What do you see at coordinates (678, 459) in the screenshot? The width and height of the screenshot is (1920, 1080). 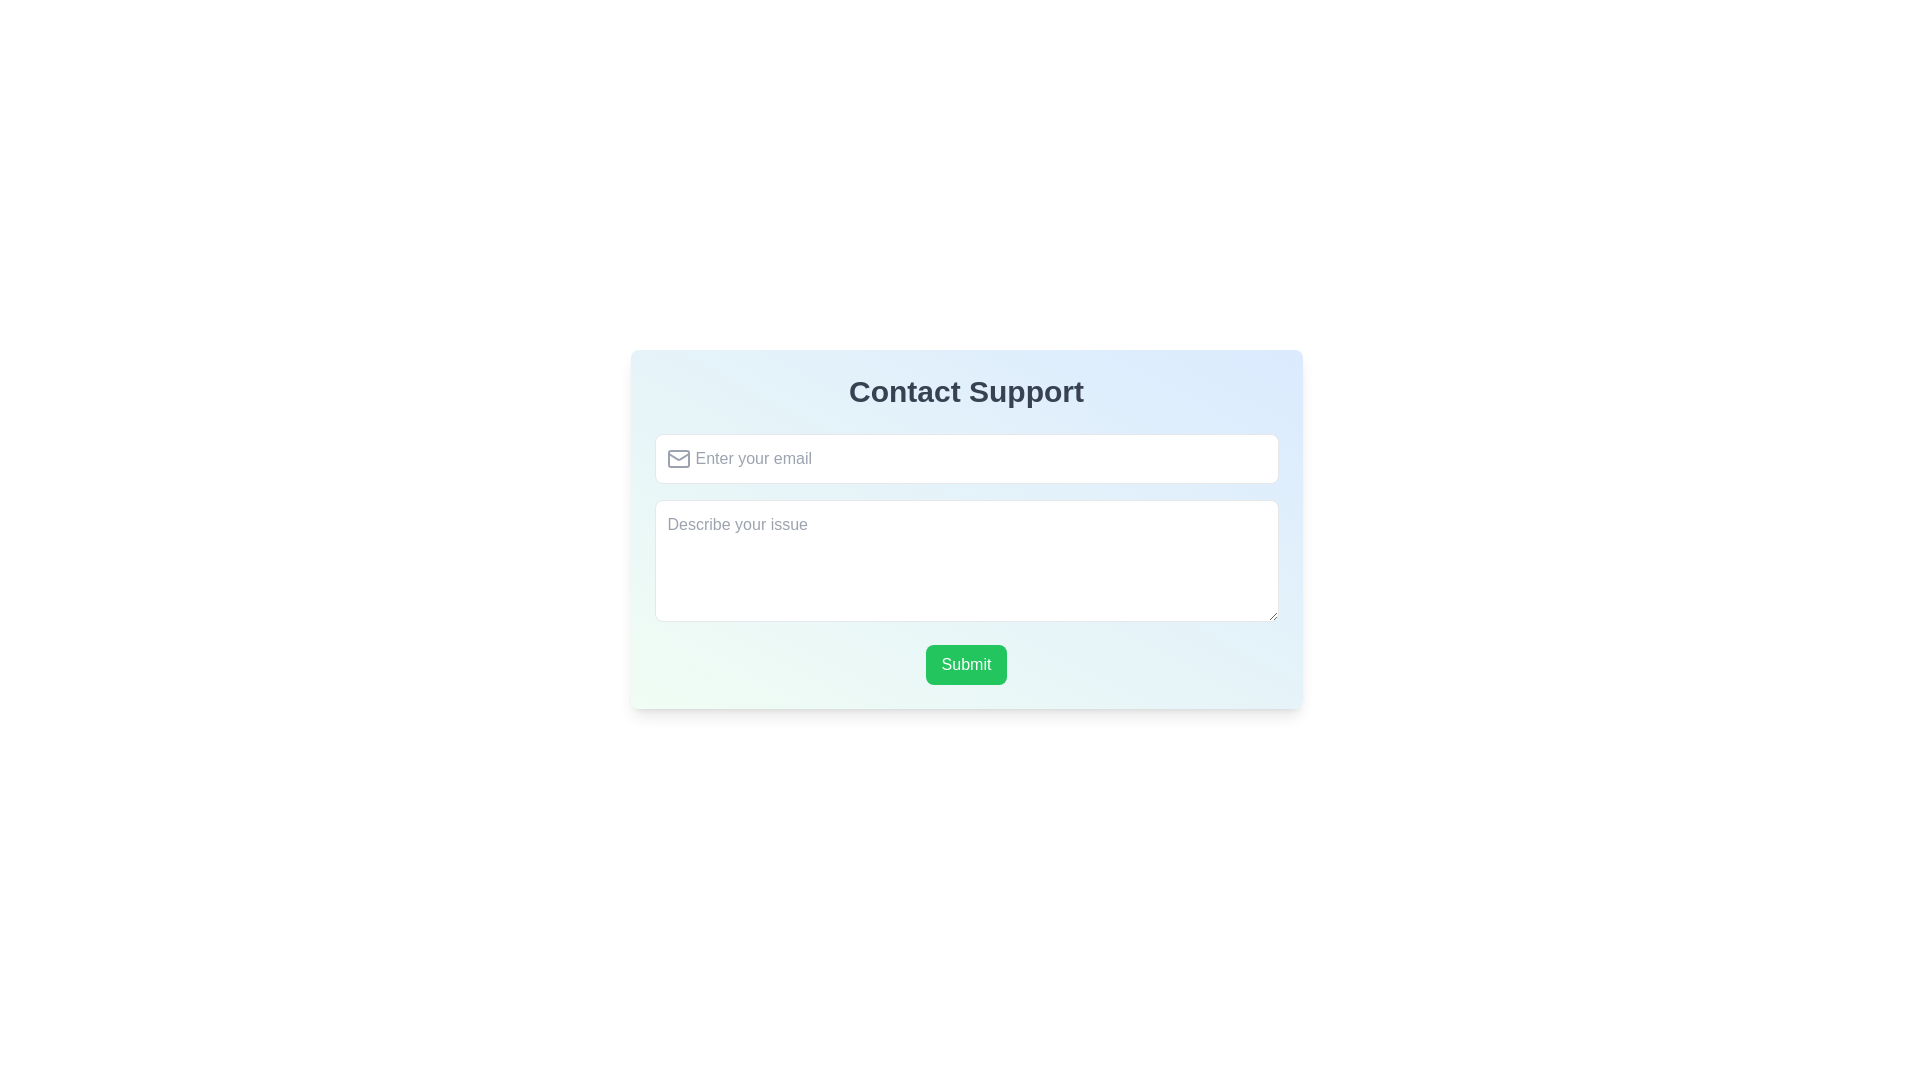 I see `the email icon located to the left of the 'Enter your email' input field` at bounding box center [678, 459].